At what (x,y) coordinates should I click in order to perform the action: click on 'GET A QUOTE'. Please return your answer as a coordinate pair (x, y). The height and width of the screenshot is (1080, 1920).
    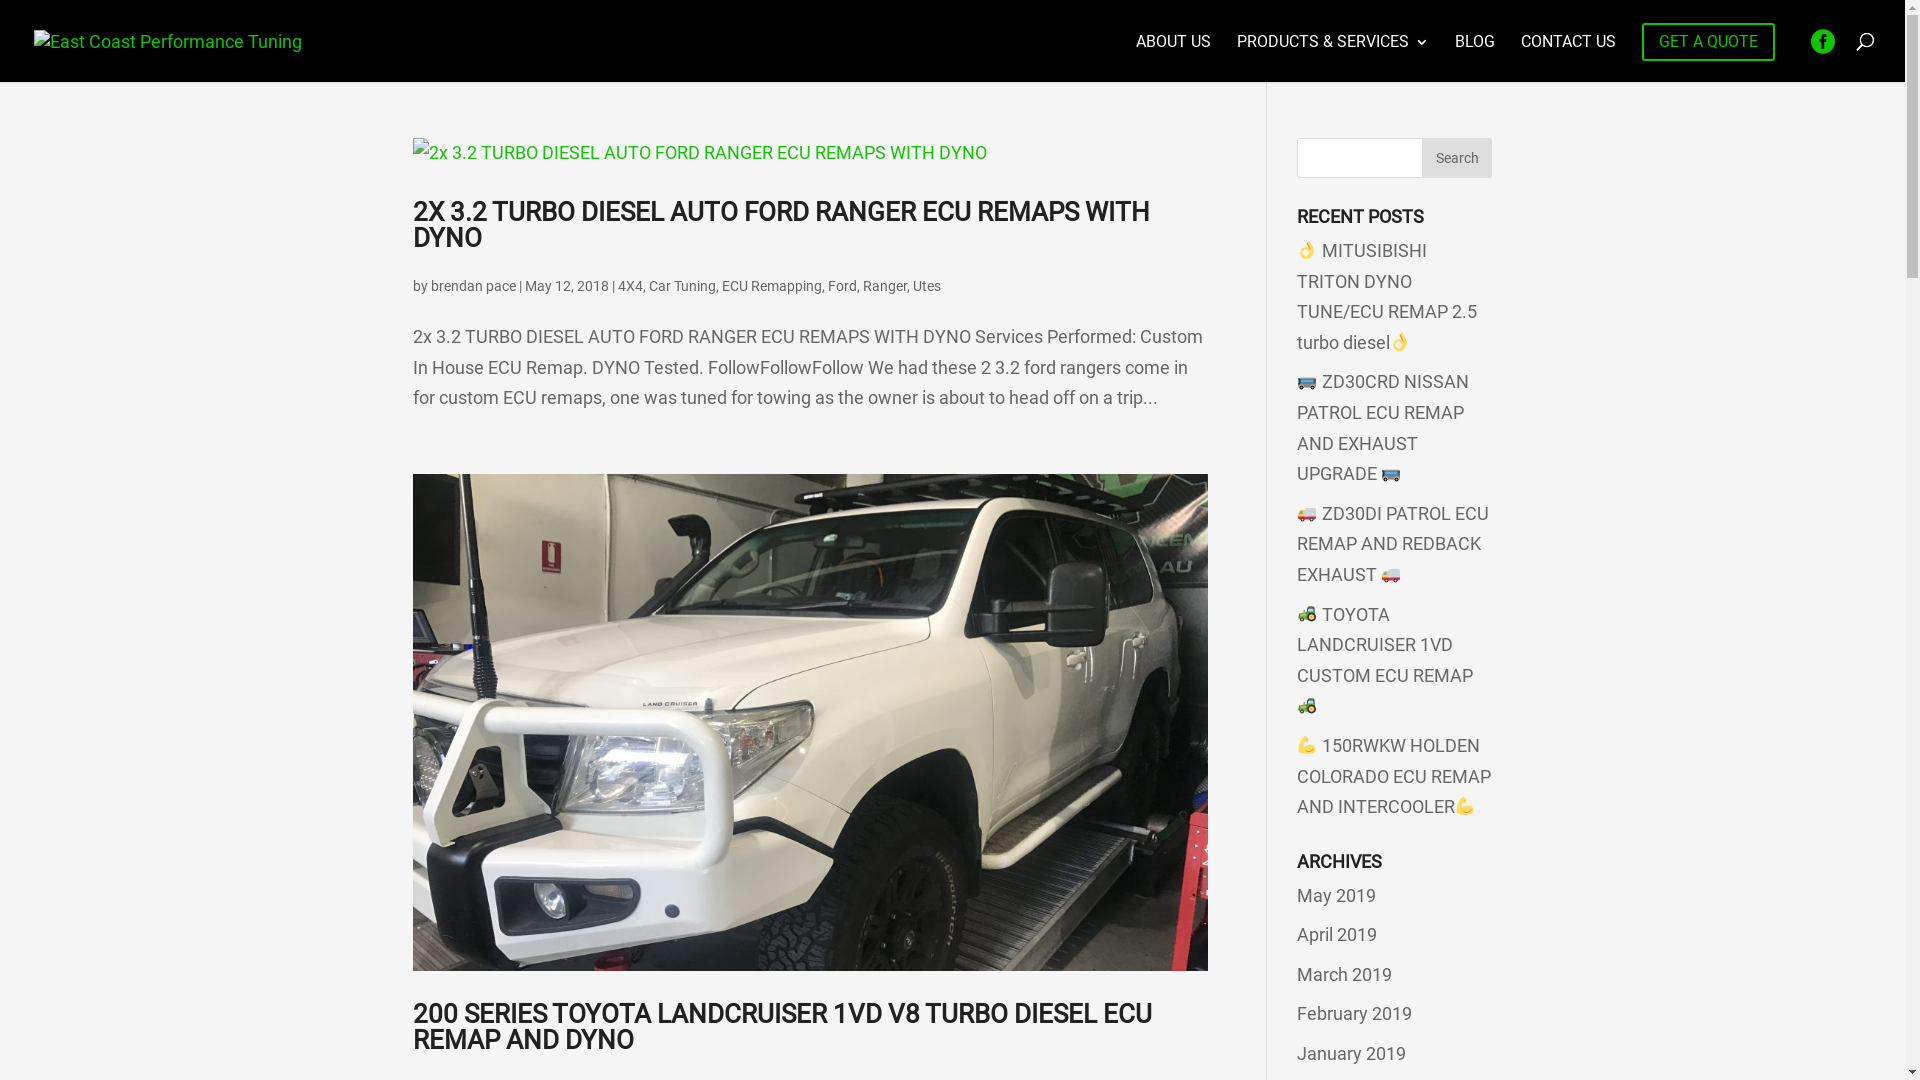
    Looking at the image, I should click on (1641, 42).